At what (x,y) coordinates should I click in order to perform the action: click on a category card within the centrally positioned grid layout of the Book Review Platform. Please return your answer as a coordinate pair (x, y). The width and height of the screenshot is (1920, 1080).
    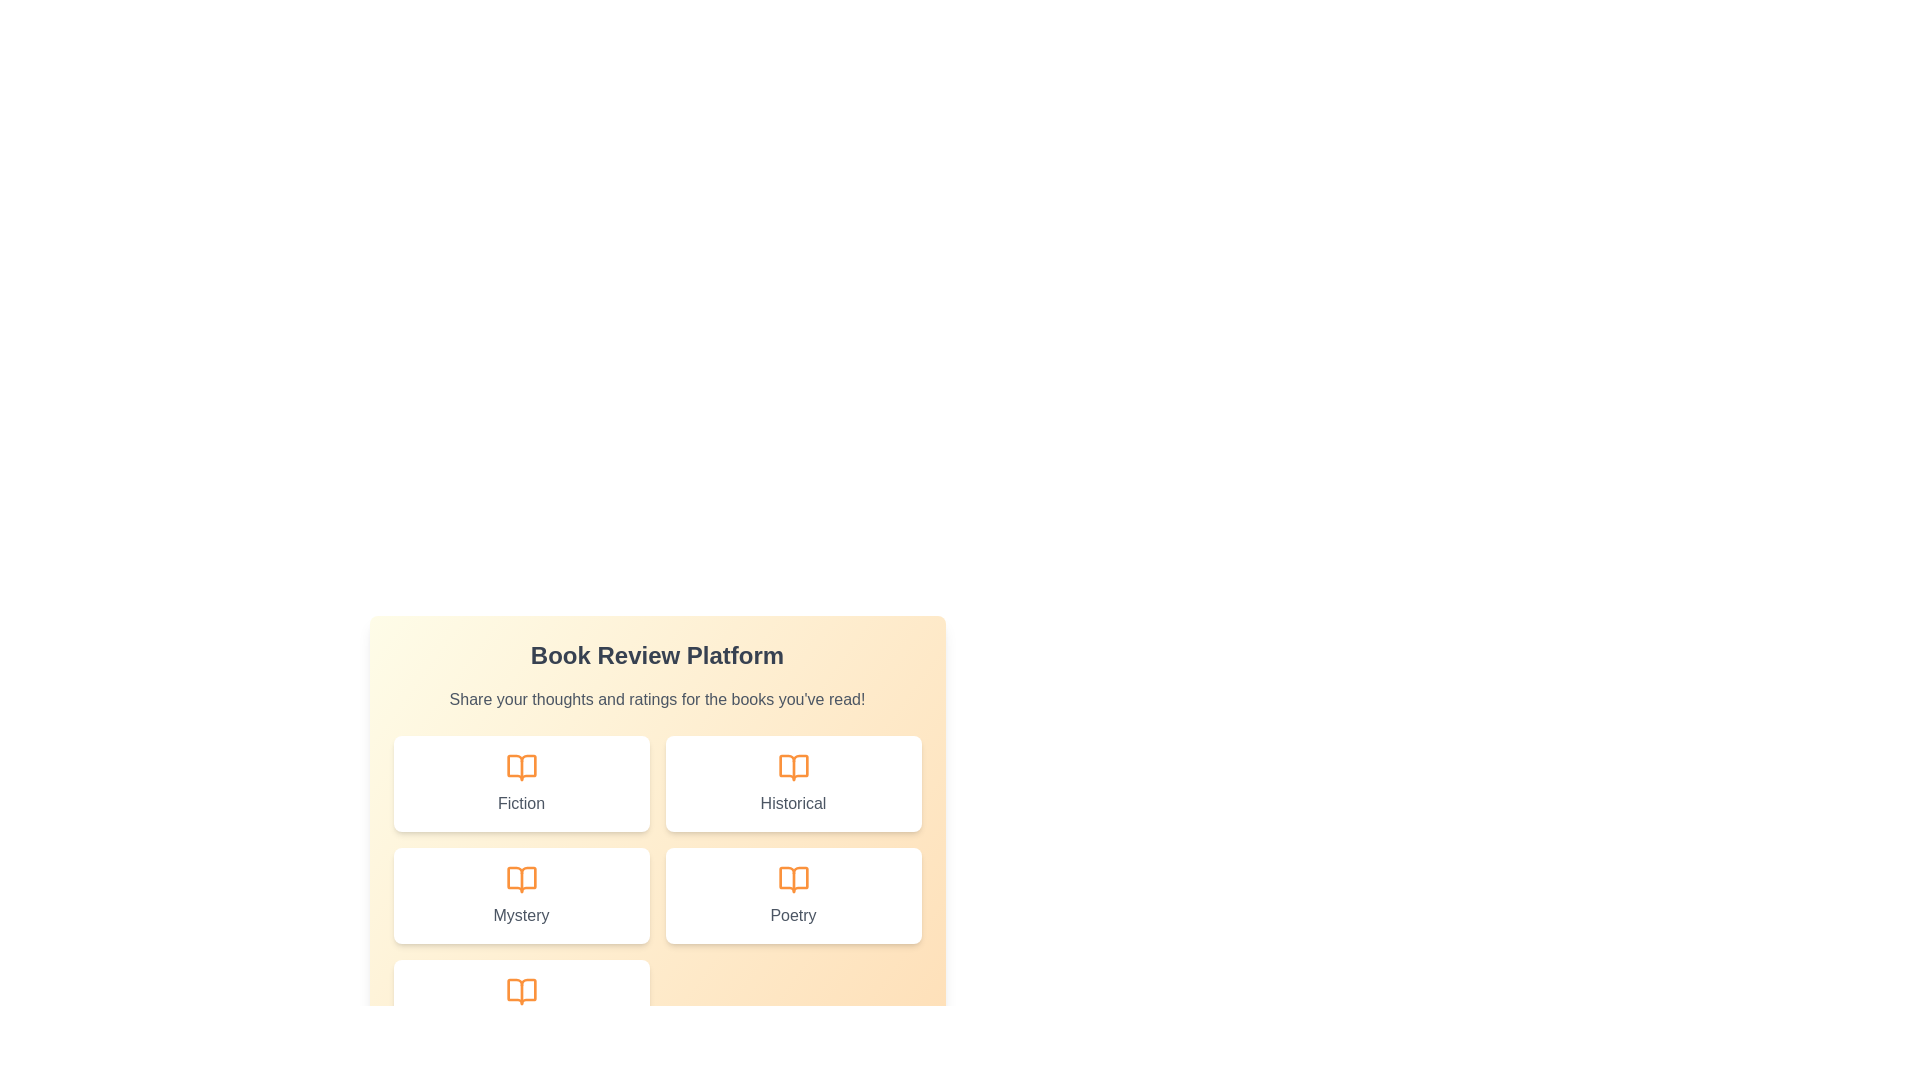
    Looking at the image, I should click on (657, 894).